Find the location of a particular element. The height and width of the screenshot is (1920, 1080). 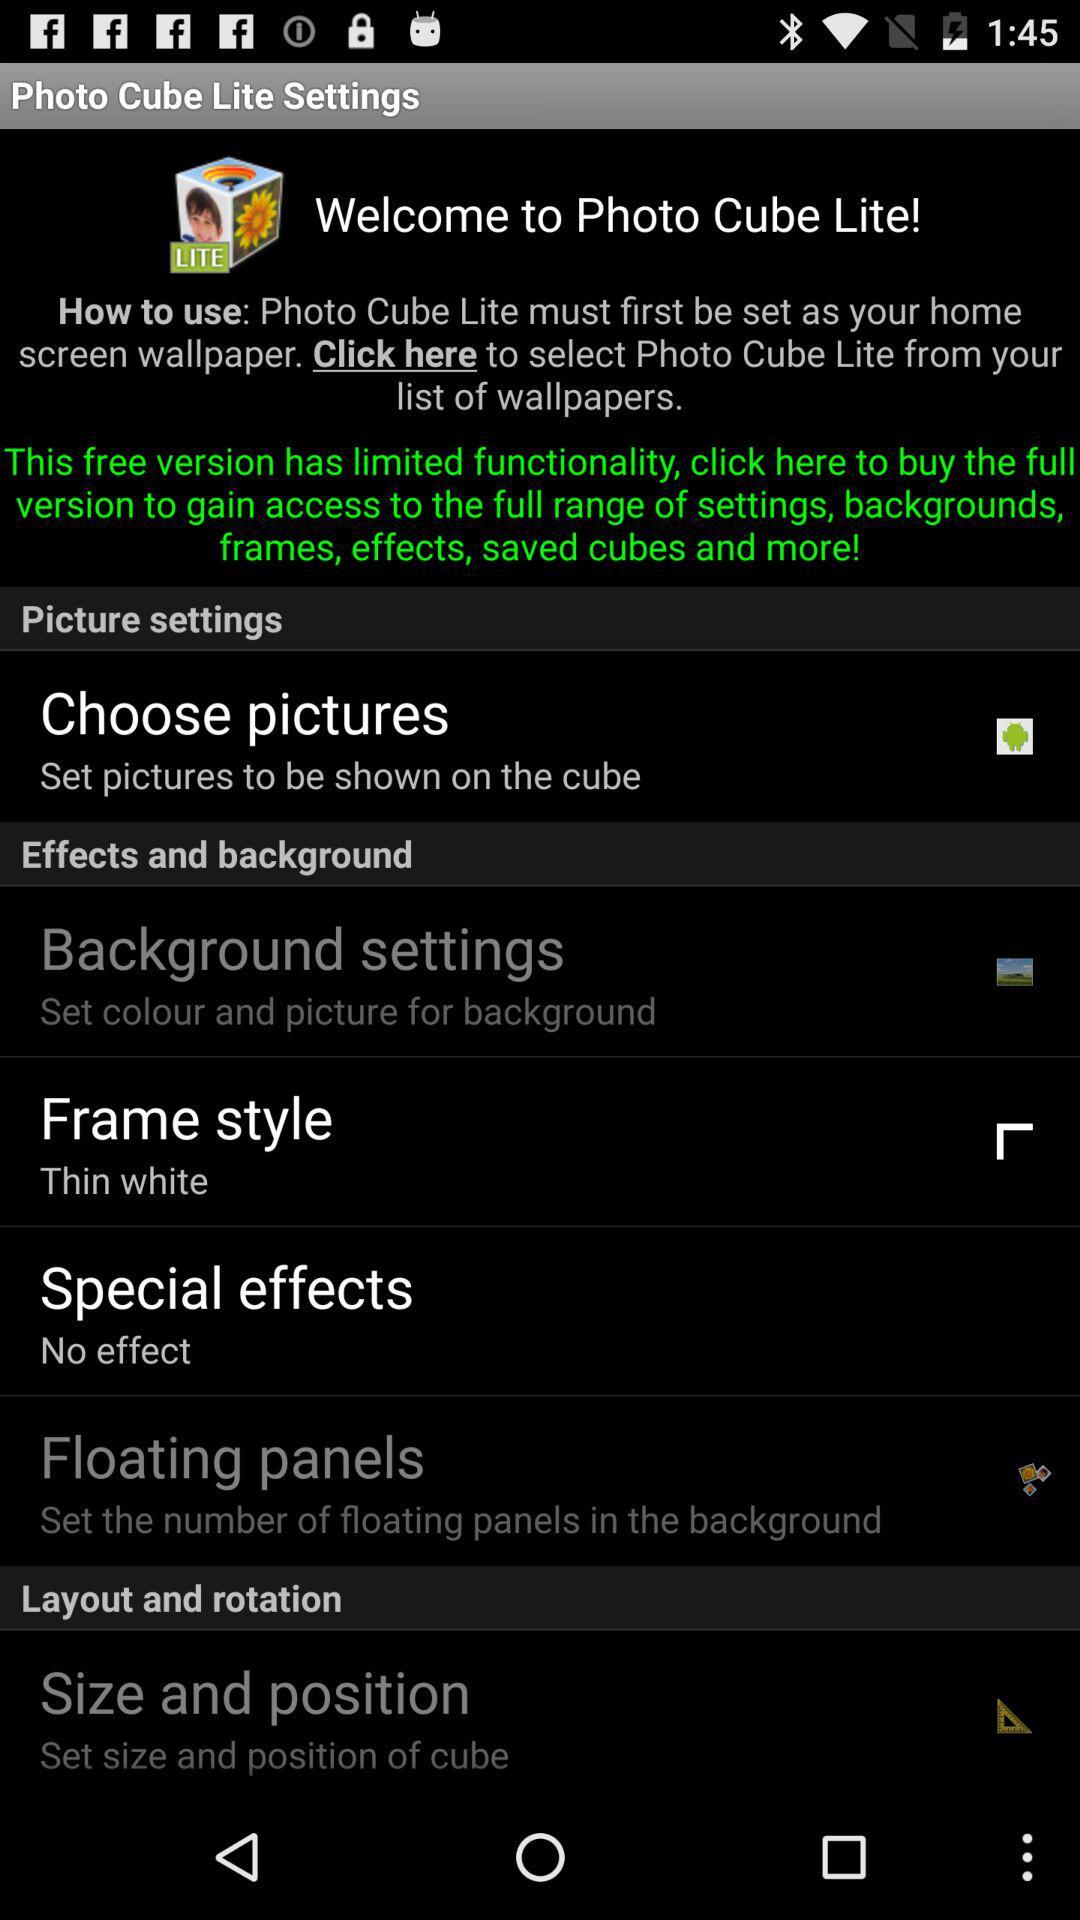

item next to set the number is located at coordinates (1035, 1480).